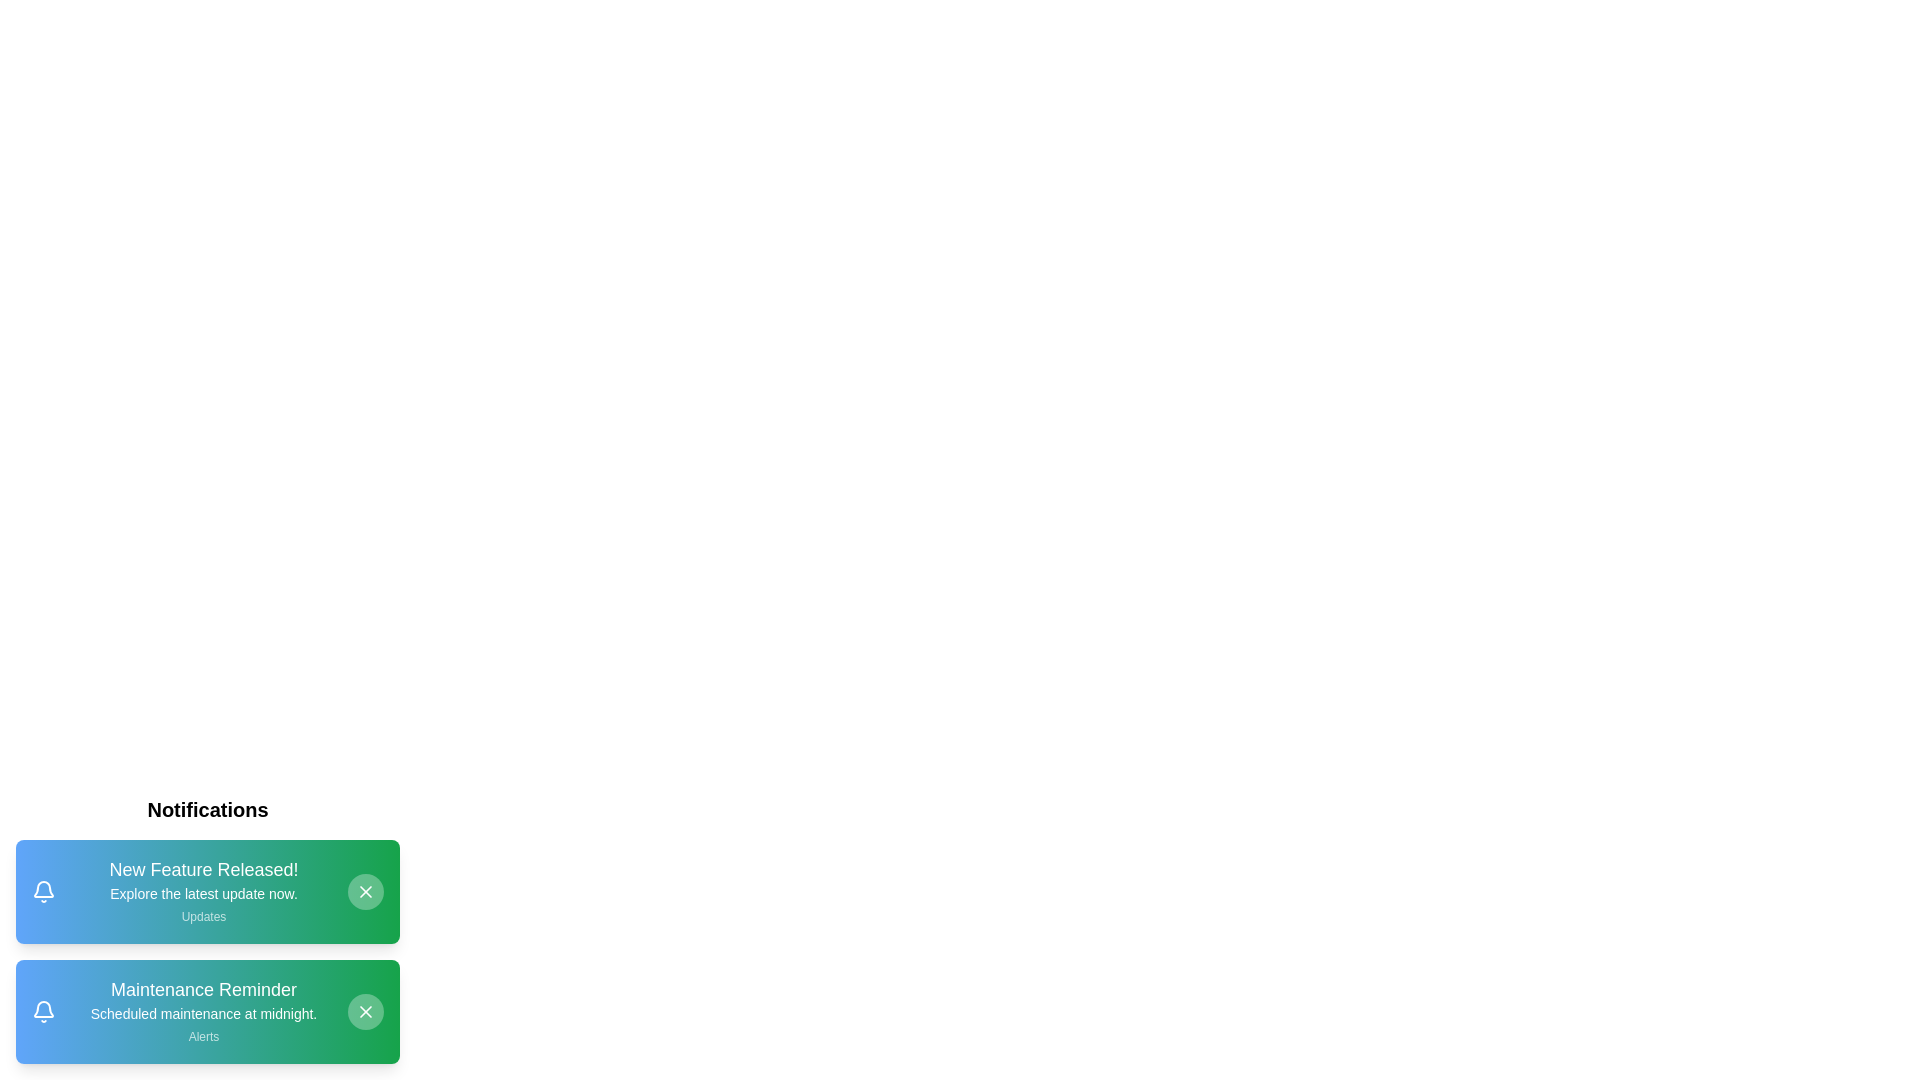  Describe the element at coordinates (207, 1011) in the screenshot. I see `the notification item with title Maintenance Reminder` at that location.